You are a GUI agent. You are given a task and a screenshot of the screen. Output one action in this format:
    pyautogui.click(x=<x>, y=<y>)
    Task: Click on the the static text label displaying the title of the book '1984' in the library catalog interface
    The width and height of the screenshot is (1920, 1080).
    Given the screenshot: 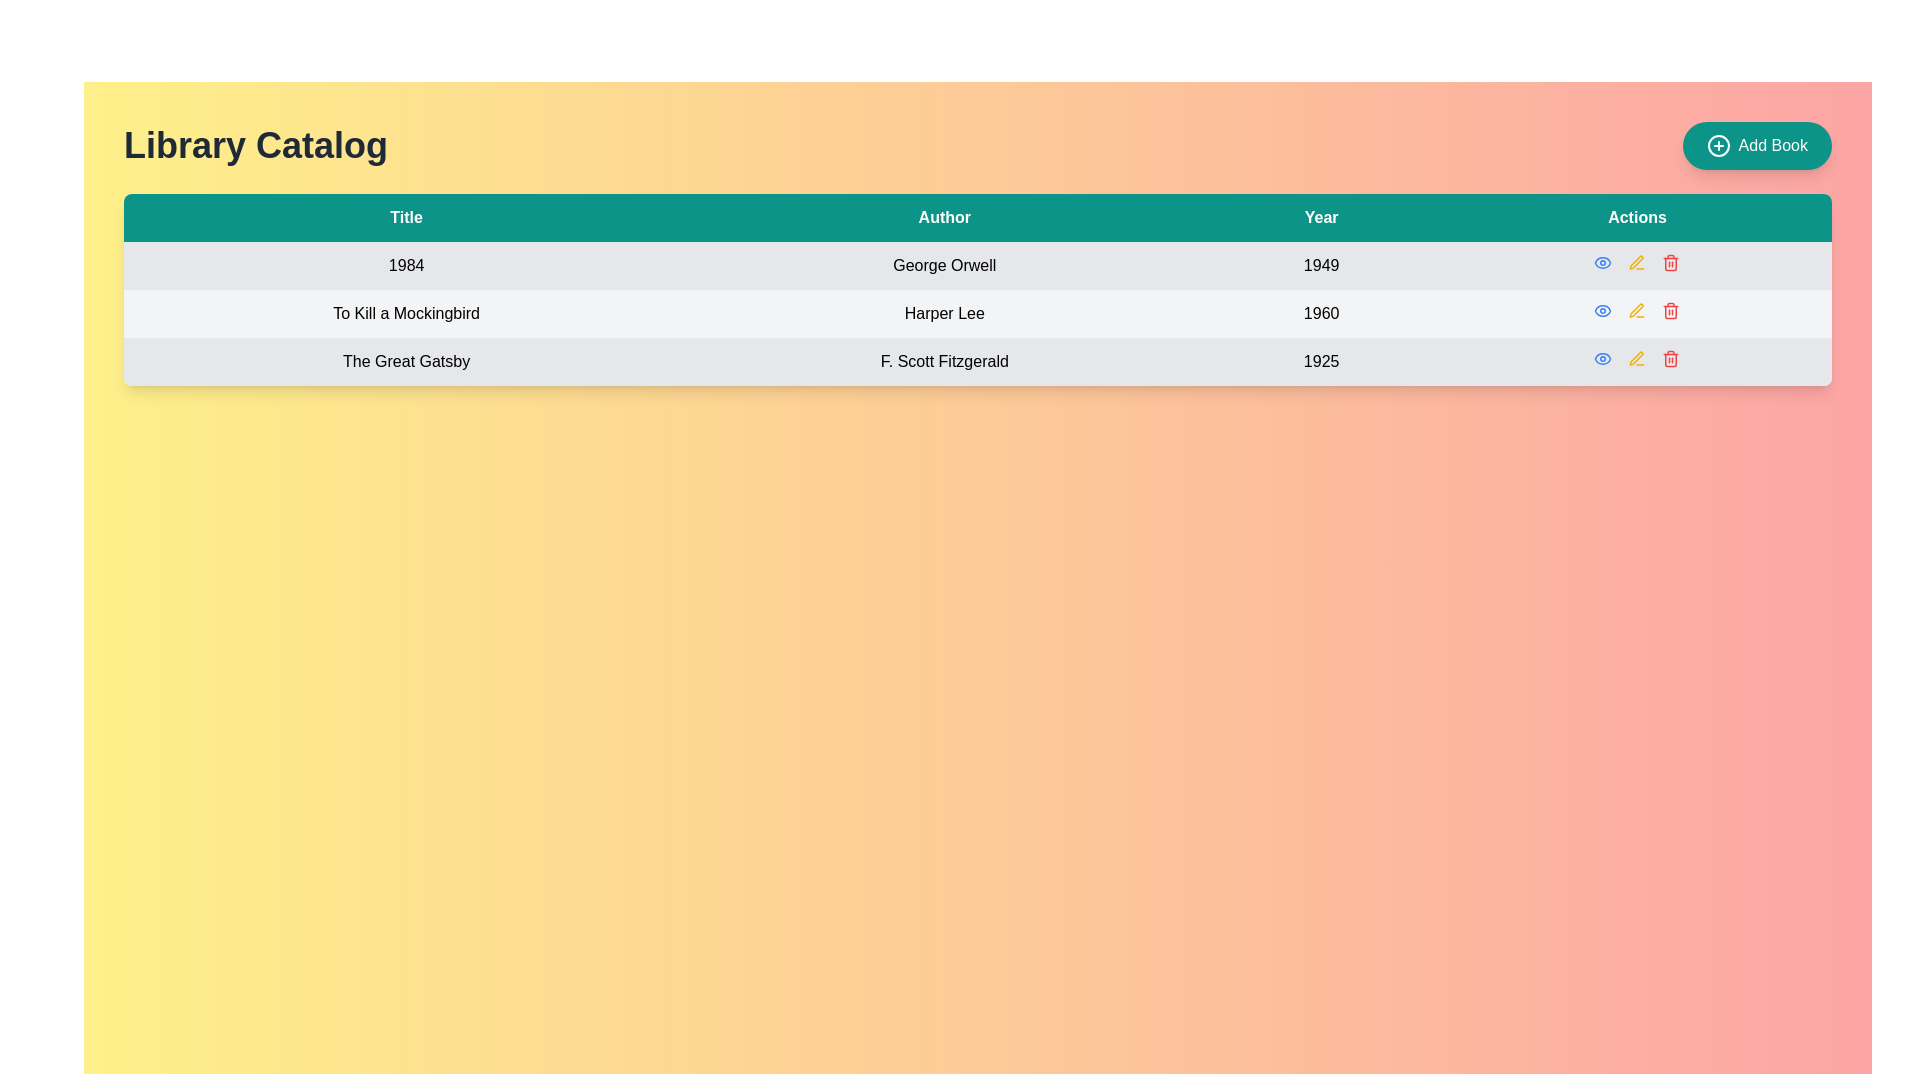 What is the action you would take?
    pyautogui.click(x=405, y=265)
    